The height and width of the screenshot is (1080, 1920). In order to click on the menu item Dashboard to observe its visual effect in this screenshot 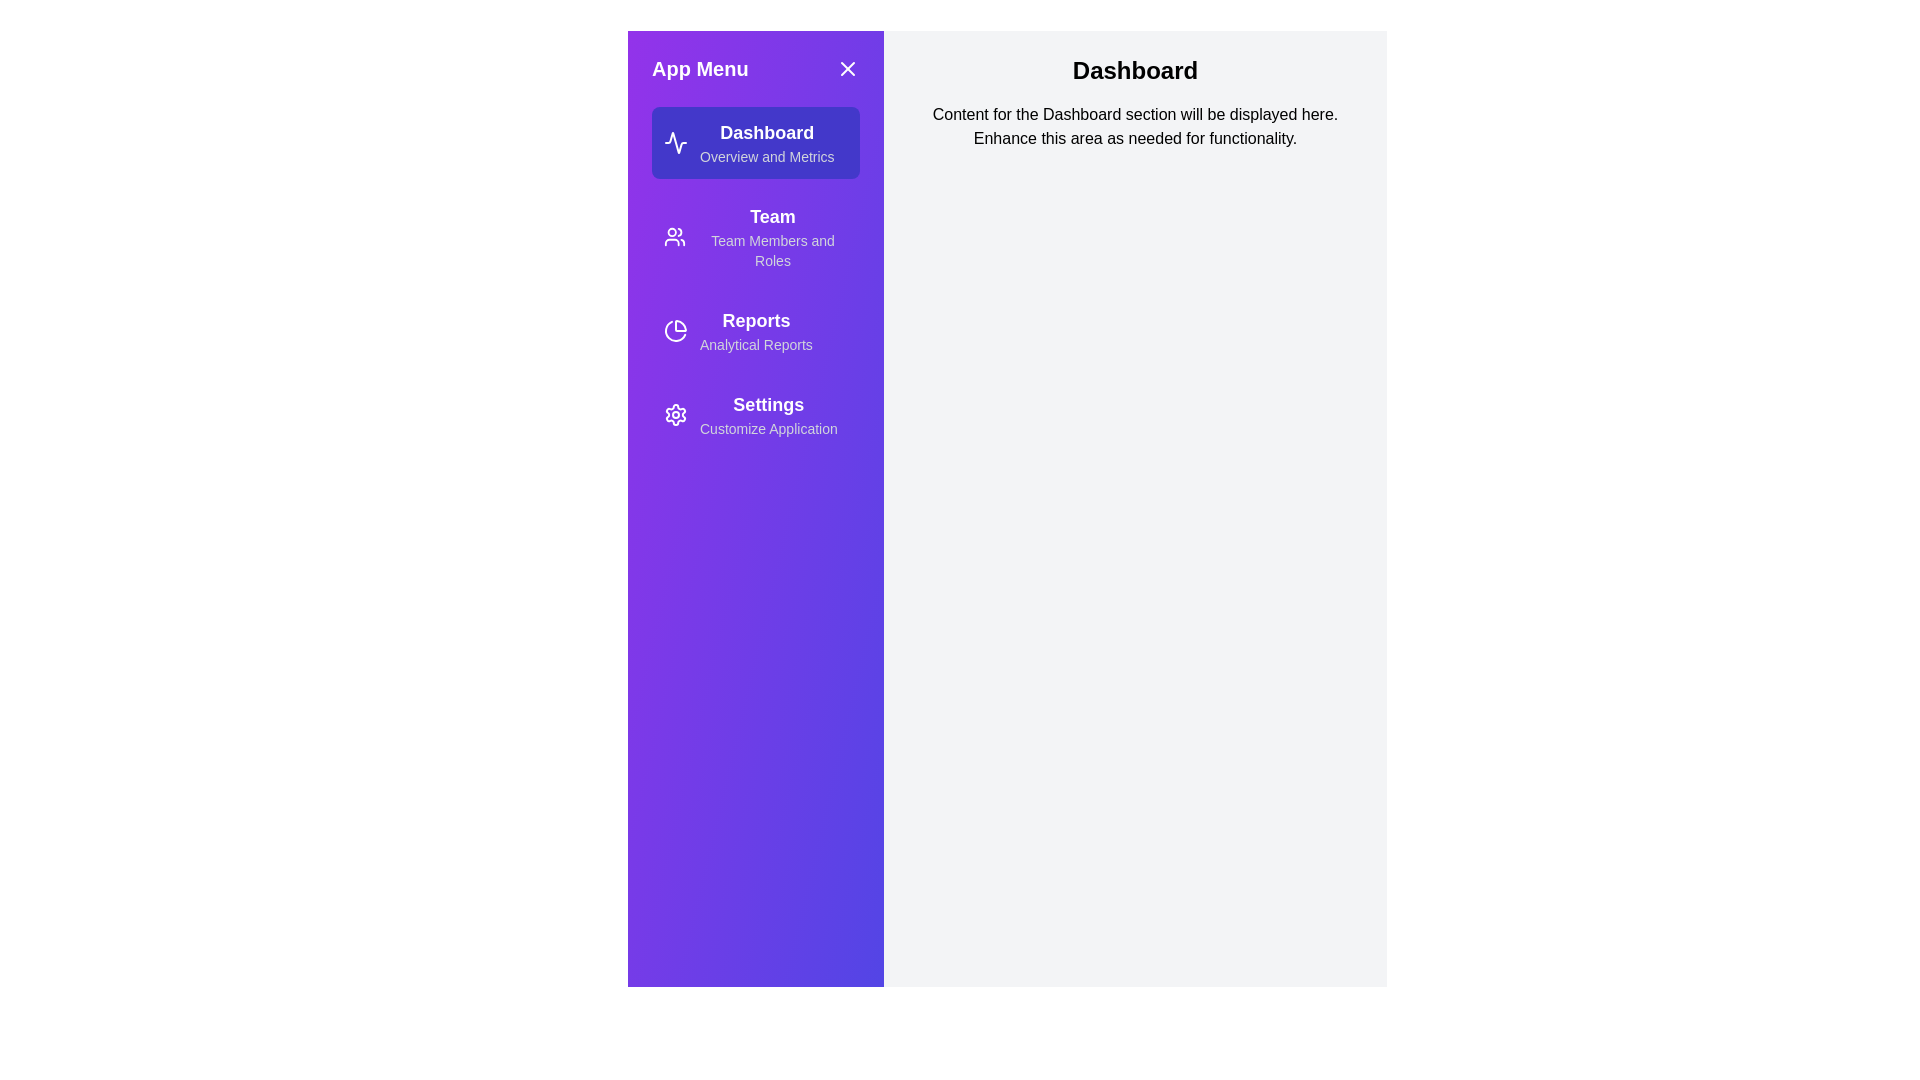, I will do `click(754, 141)`.